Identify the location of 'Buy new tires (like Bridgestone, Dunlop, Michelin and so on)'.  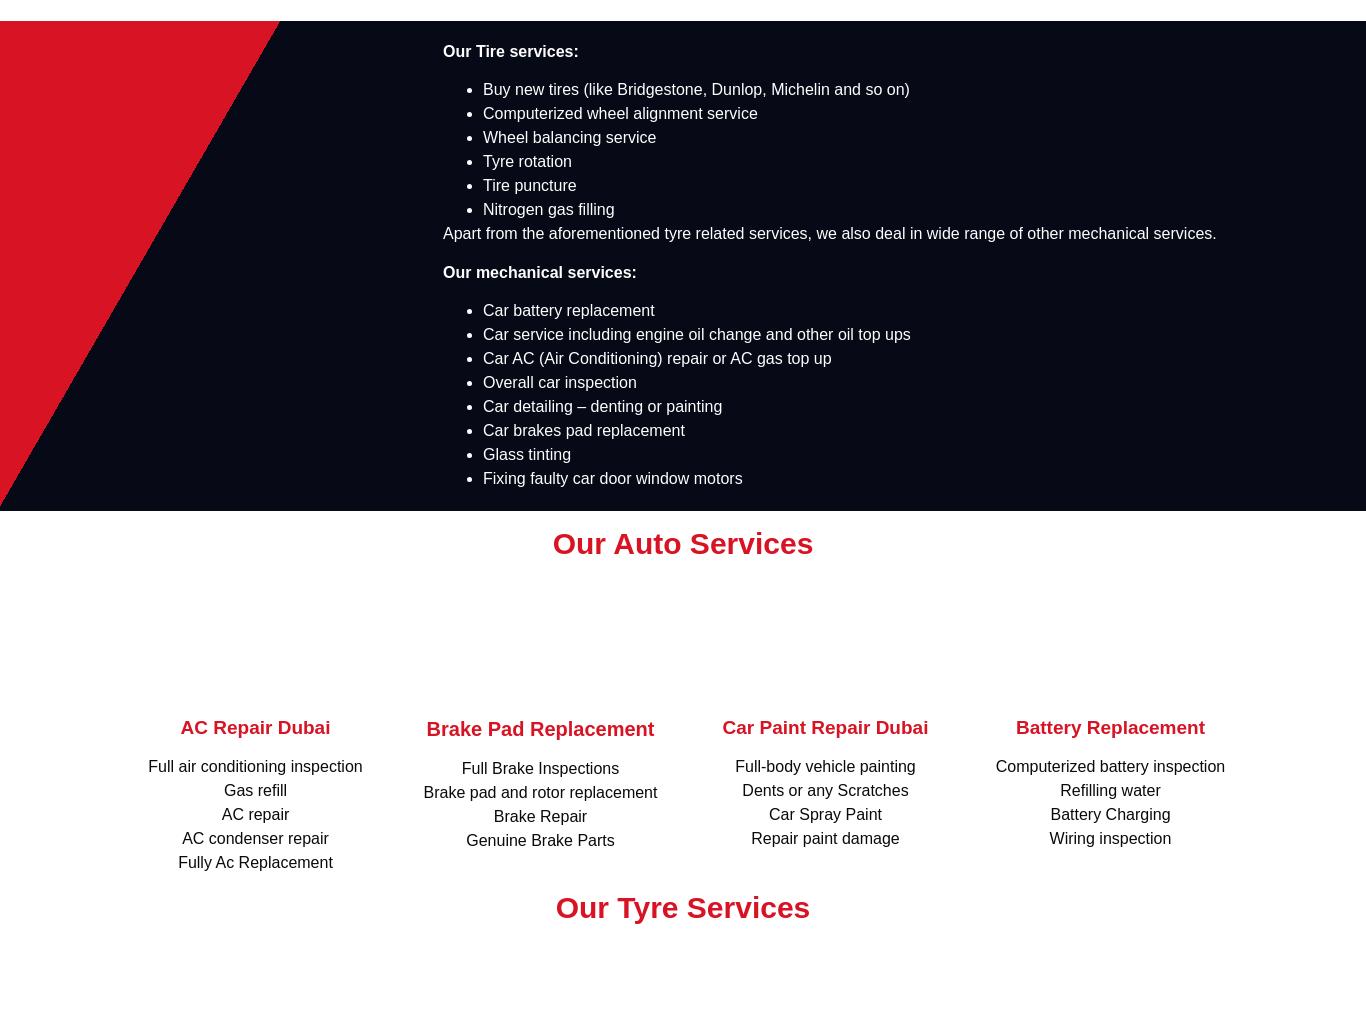
(483, 88).